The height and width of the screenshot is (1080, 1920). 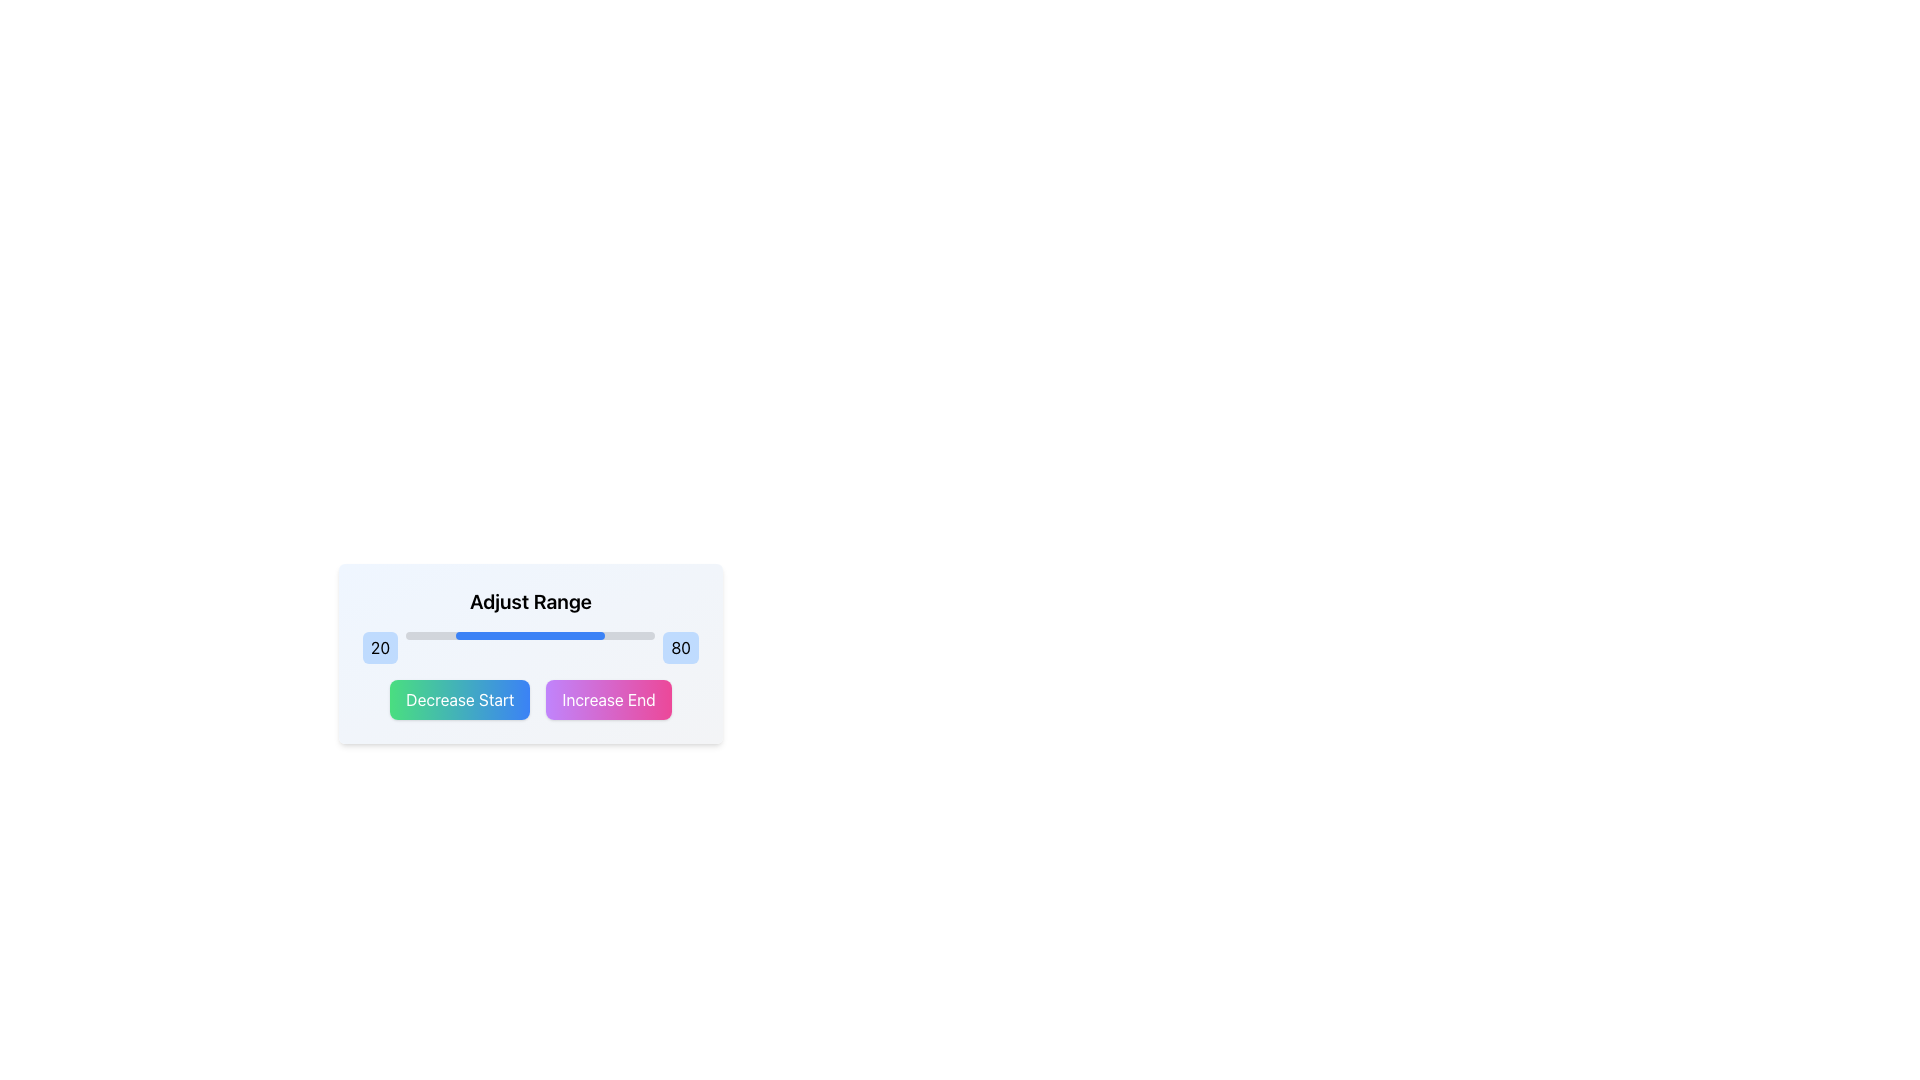 What do you see at coordinates (531, 698) in the screenshot?
I see `the left button labeled 'Decrease Start' in the Button Group, which is part of the 'Adjust Range' controls located at the bottom of the section` at bounding box center [531, 698].